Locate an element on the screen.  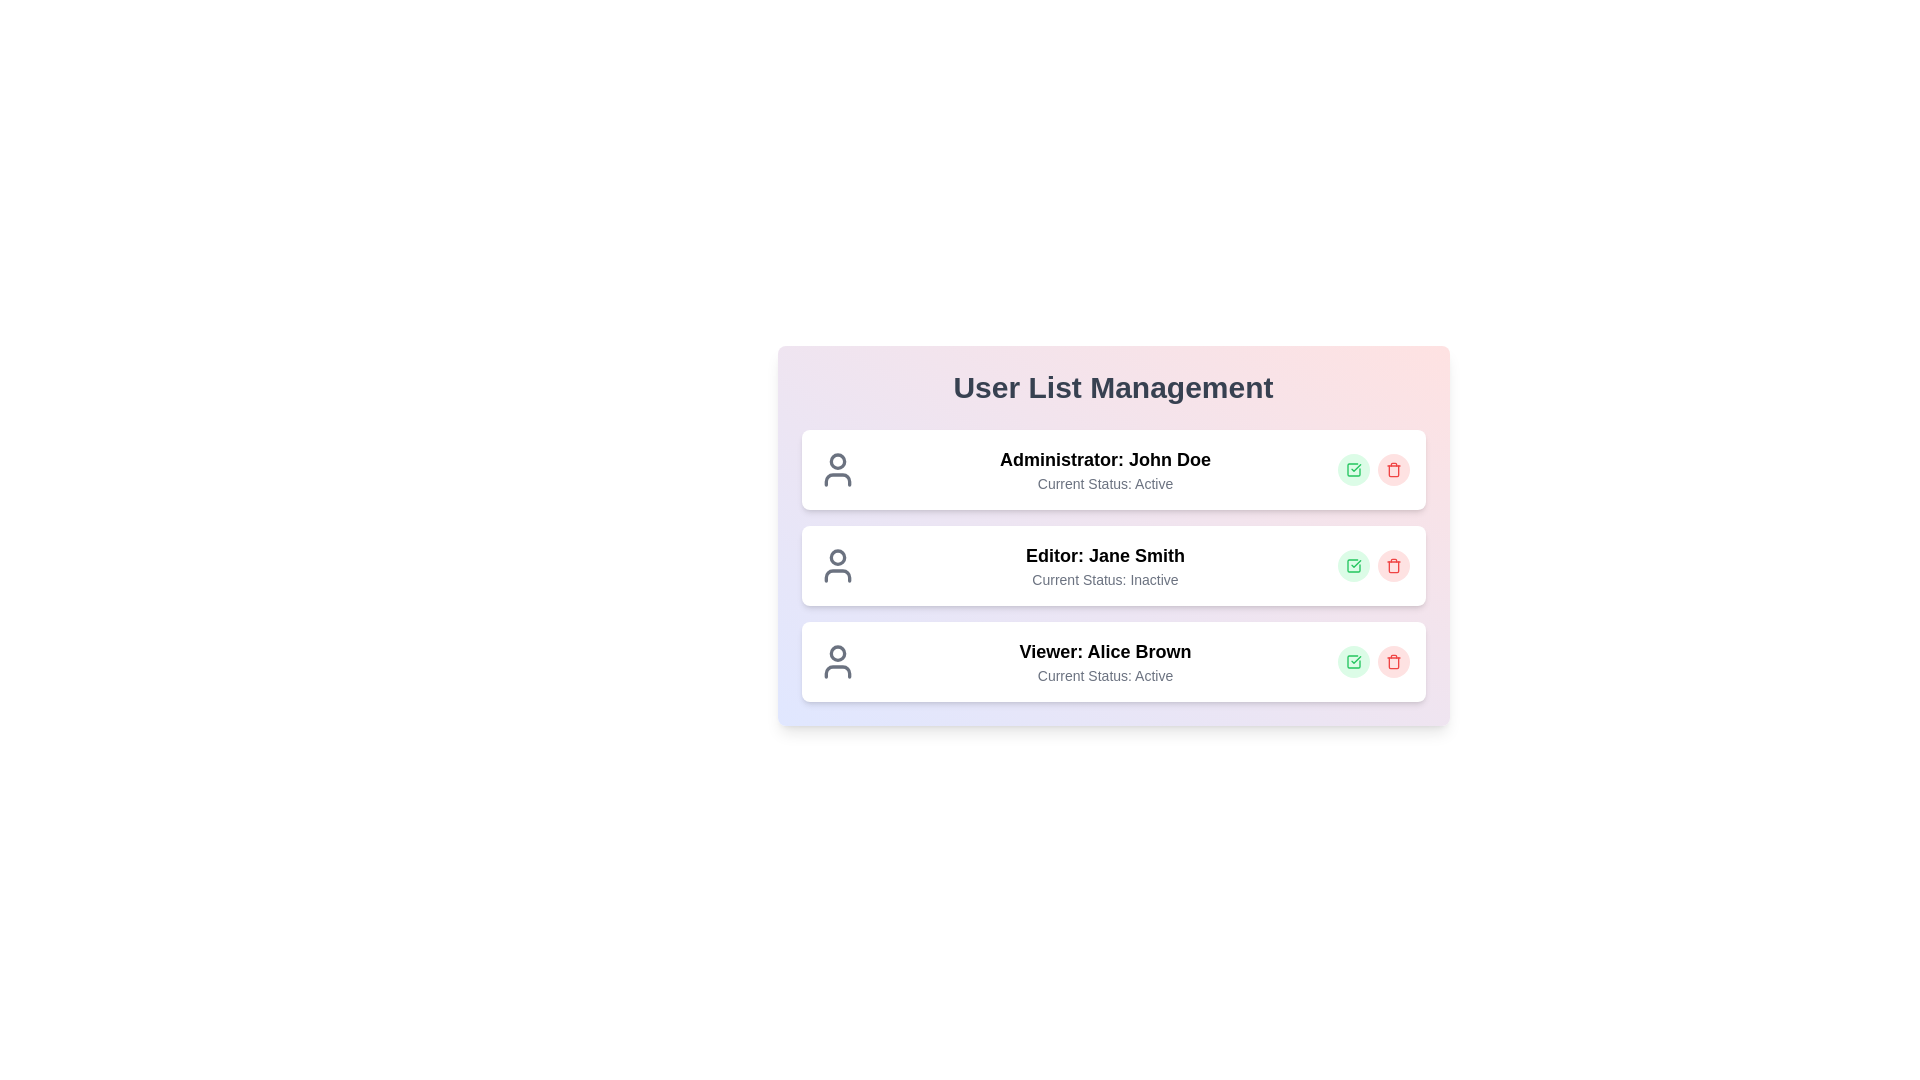
the status represented by the square-shaped icon with rounded edges, located to the right of the text 'Administrator: John Doe' is located at coordinates (1353, 470).